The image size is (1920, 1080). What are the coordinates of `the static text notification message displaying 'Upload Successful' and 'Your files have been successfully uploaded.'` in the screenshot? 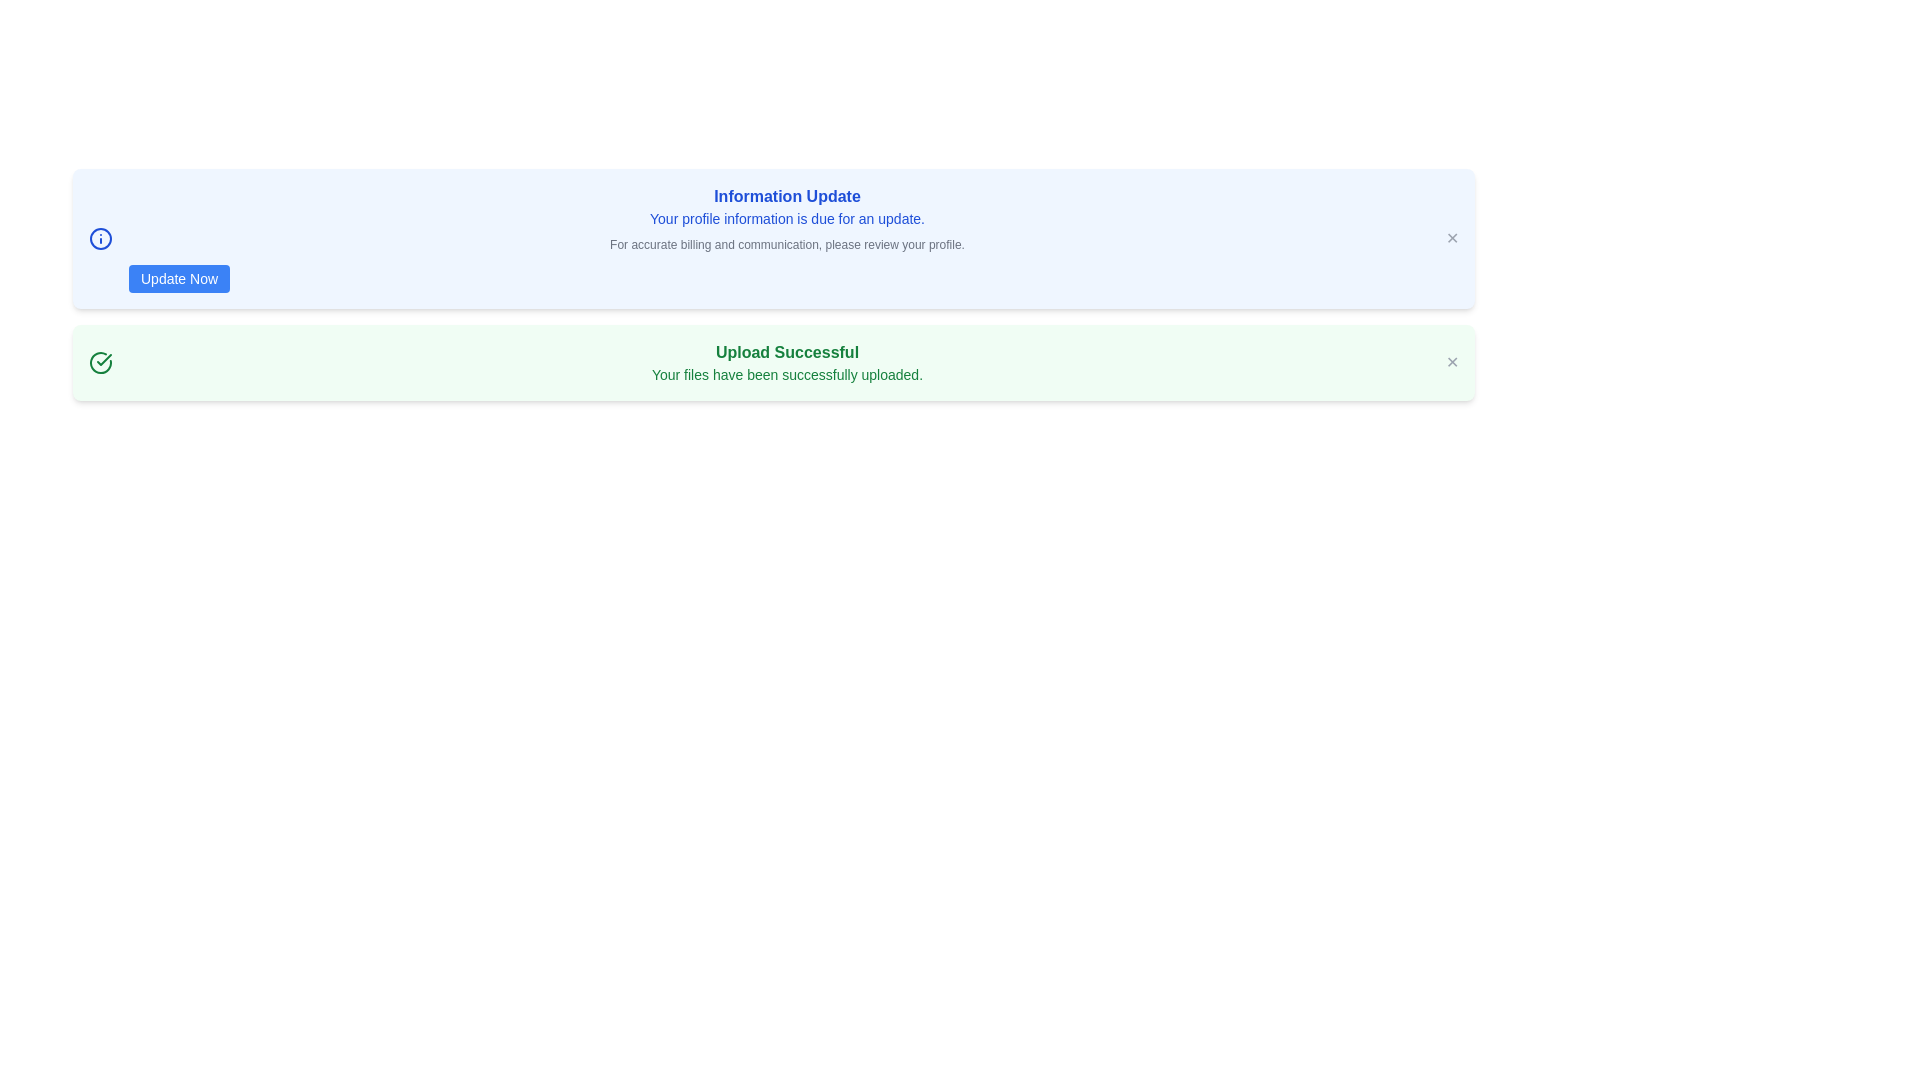 It's located at (786, 362).